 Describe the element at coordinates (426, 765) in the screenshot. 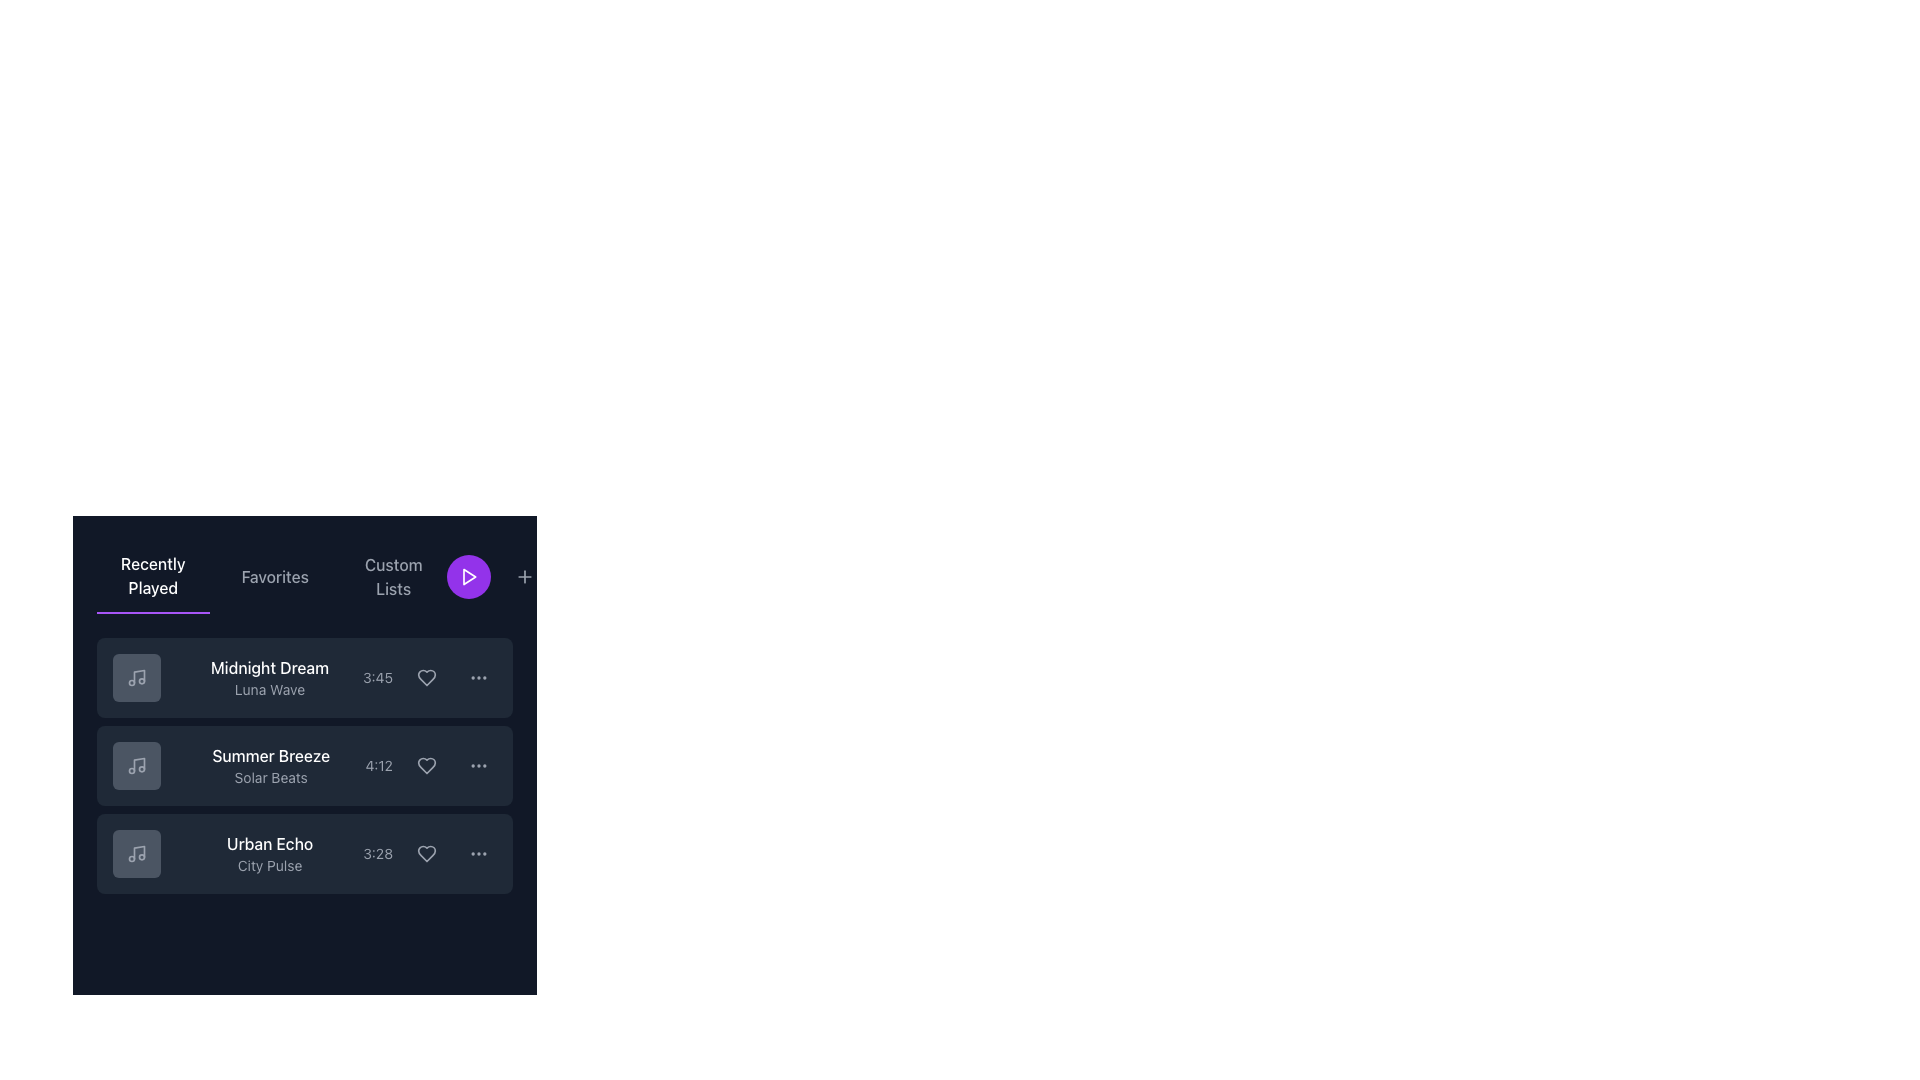

I see `the heart toggle icon for the song 'Summer Breeze' in the playlist` at that location.